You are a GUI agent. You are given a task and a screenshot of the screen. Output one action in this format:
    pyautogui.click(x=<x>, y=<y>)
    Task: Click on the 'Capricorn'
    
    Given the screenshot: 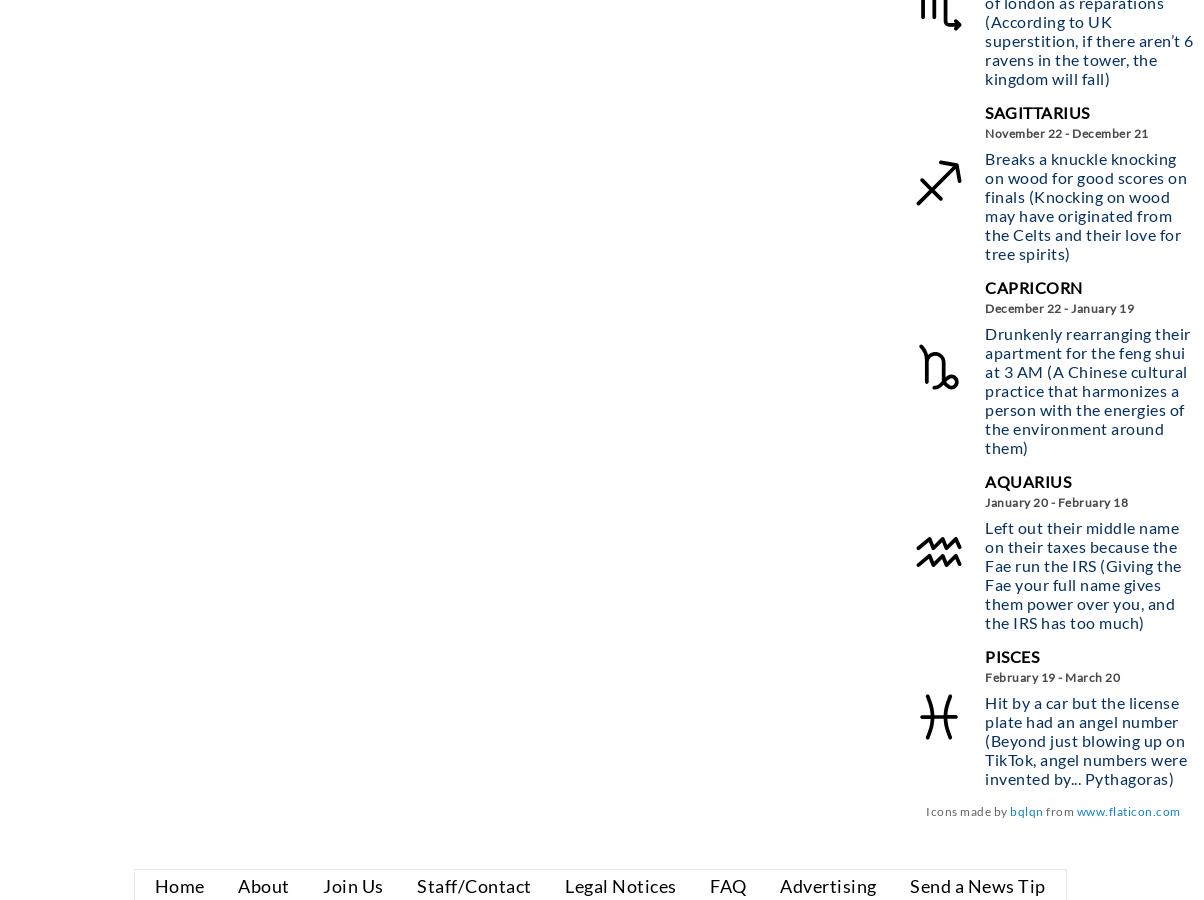 What is the action you would take?
    pyautogui.click(x=1033, y=285)
    